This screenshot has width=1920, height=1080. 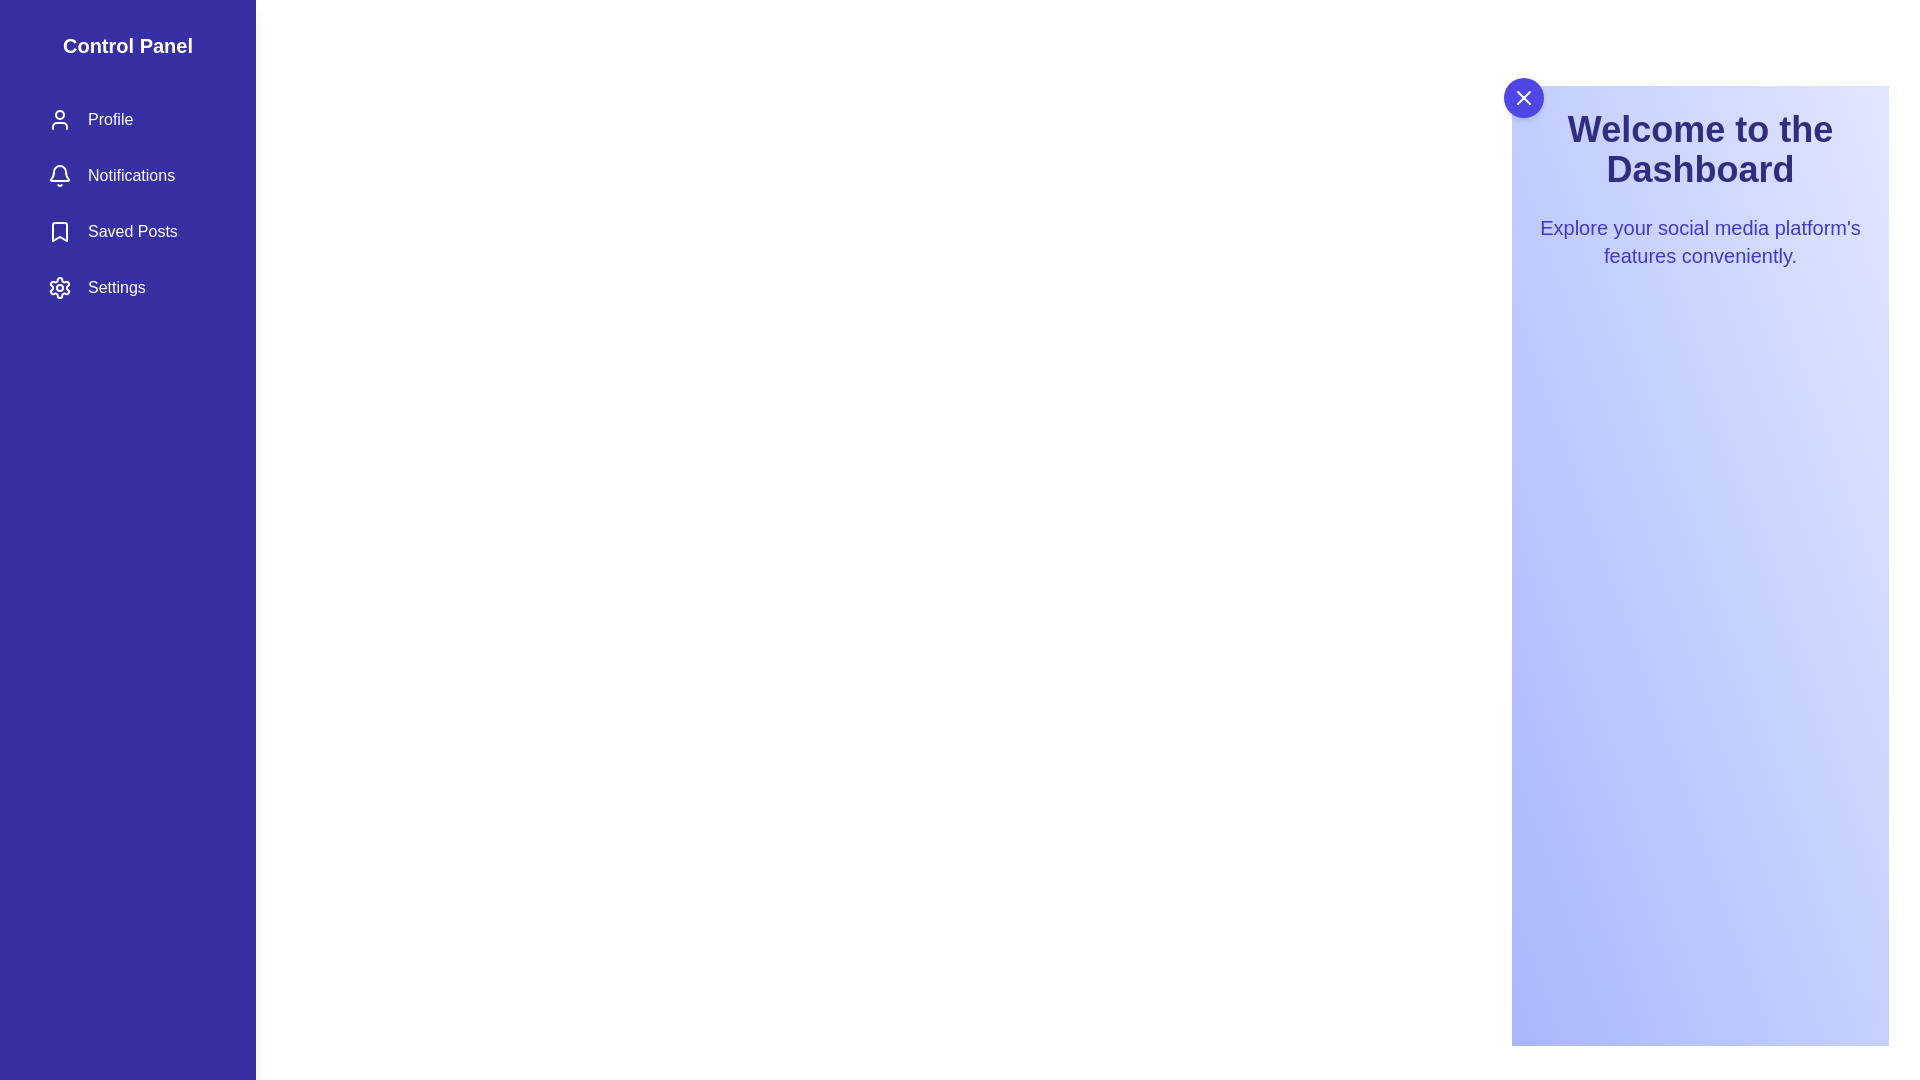 What do you see at coordinates (127, 230) in the screenshot?
I see `the side drawer item Saved Posts to observe visual feedback` at bounding box center [127, 230].